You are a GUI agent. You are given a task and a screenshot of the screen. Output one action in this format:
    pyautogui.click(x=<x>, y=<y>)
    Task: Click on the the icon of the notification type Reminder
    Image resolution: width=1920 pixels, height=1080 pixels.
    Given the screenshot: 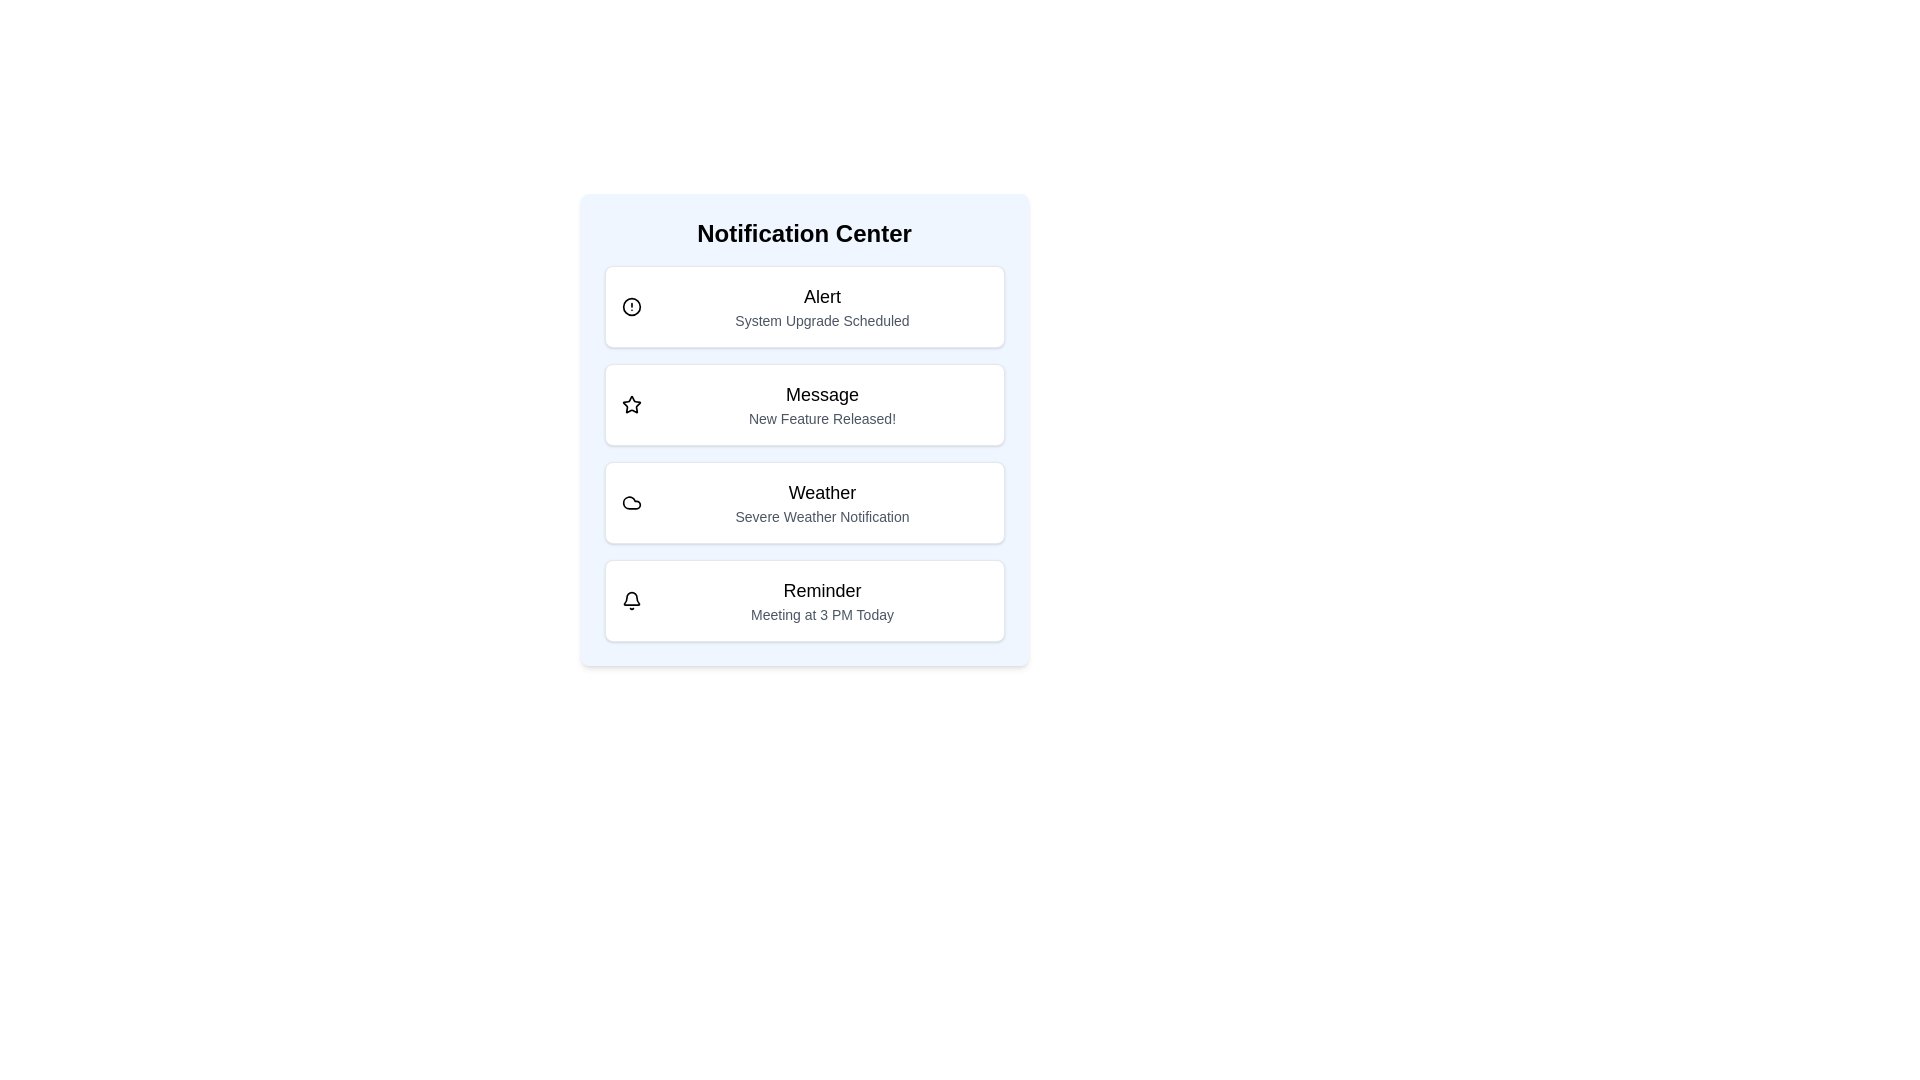 What is the action you would take?
    pyautogui.click(x=630, y=600)
    